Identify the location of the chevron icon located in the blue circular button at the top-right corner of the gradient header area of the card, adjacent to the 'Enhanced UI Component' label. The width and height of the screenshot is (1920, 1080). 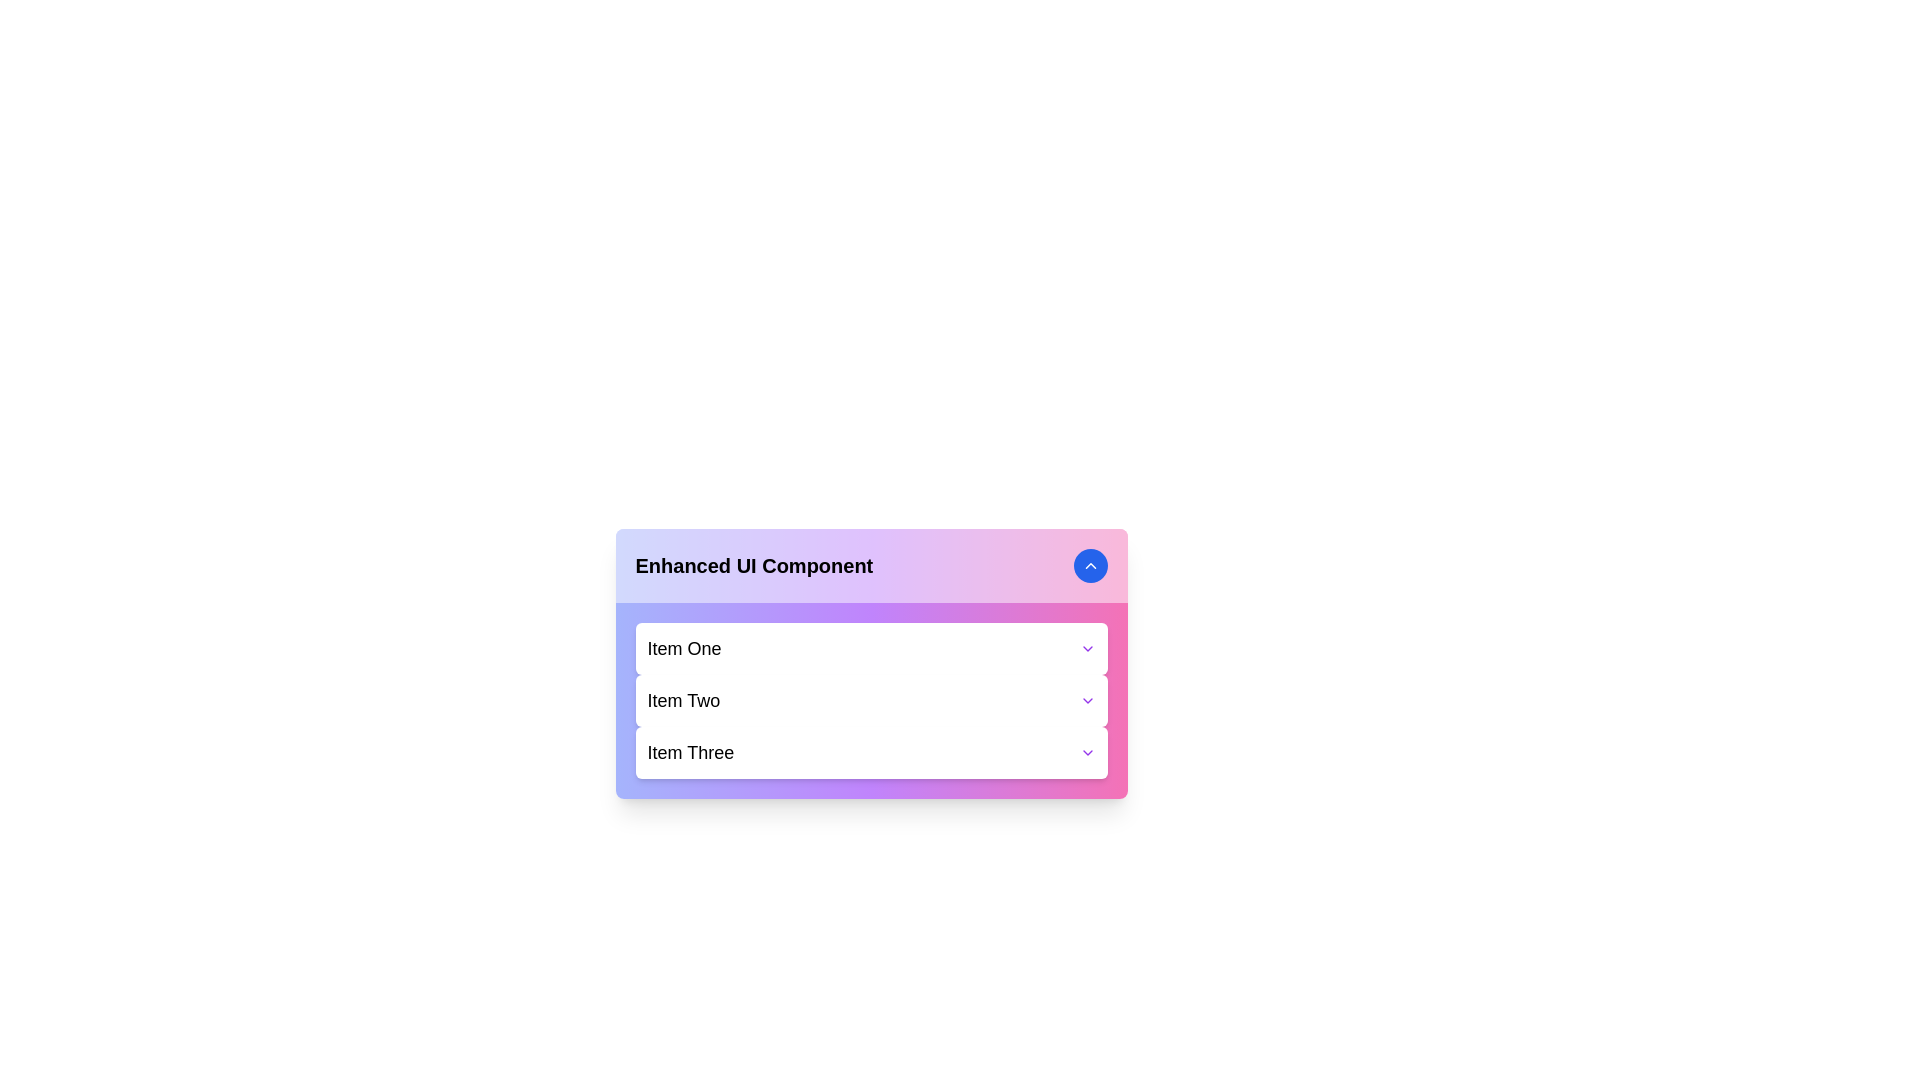
(1089, 566).